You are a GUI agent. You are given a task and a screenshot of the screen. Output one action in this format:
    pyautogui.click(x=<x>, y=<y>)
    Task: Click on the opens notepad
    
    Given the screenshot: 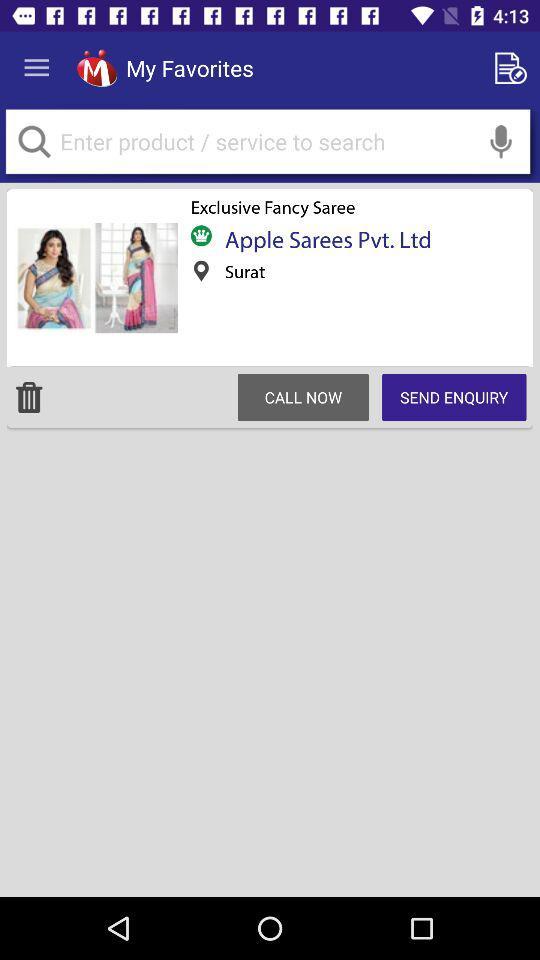 What is the action you would take?
    pyautogui.click(x=514, y=68)
    